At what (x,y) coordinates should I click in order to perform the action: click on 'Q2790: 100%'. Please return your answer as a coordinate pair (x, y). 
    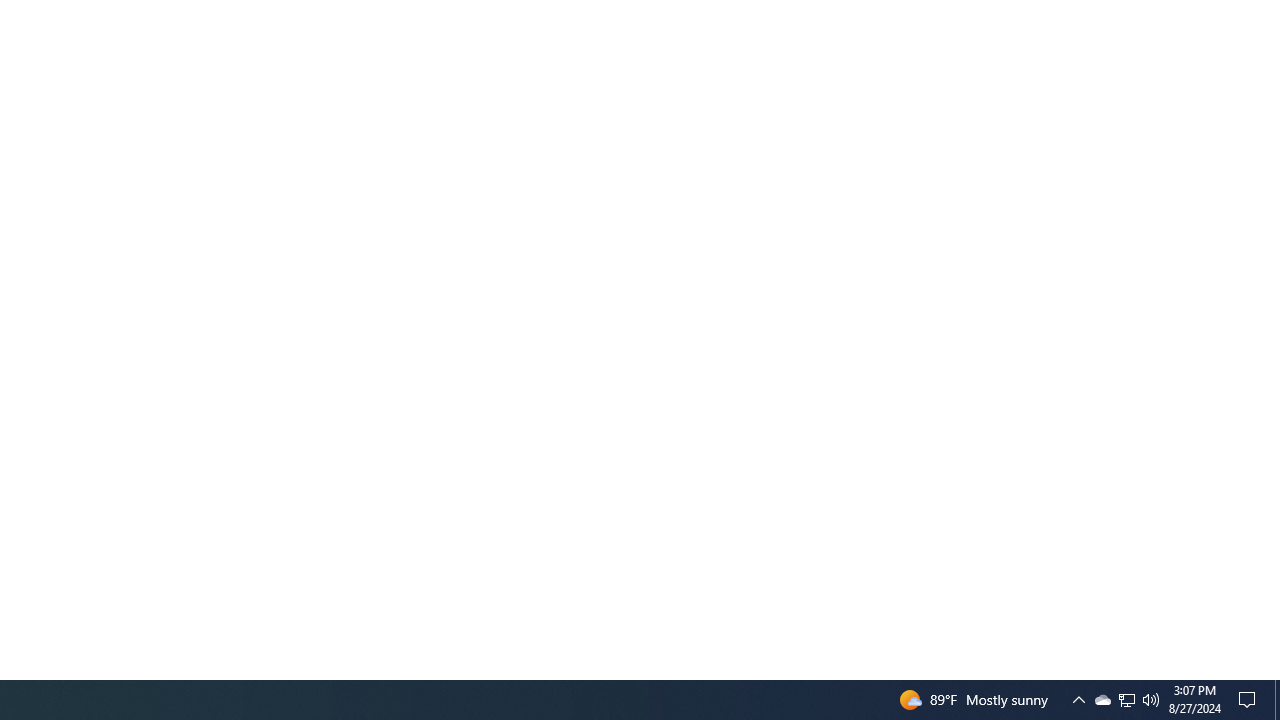
    Looking at the image, I should click on (1151, 698).